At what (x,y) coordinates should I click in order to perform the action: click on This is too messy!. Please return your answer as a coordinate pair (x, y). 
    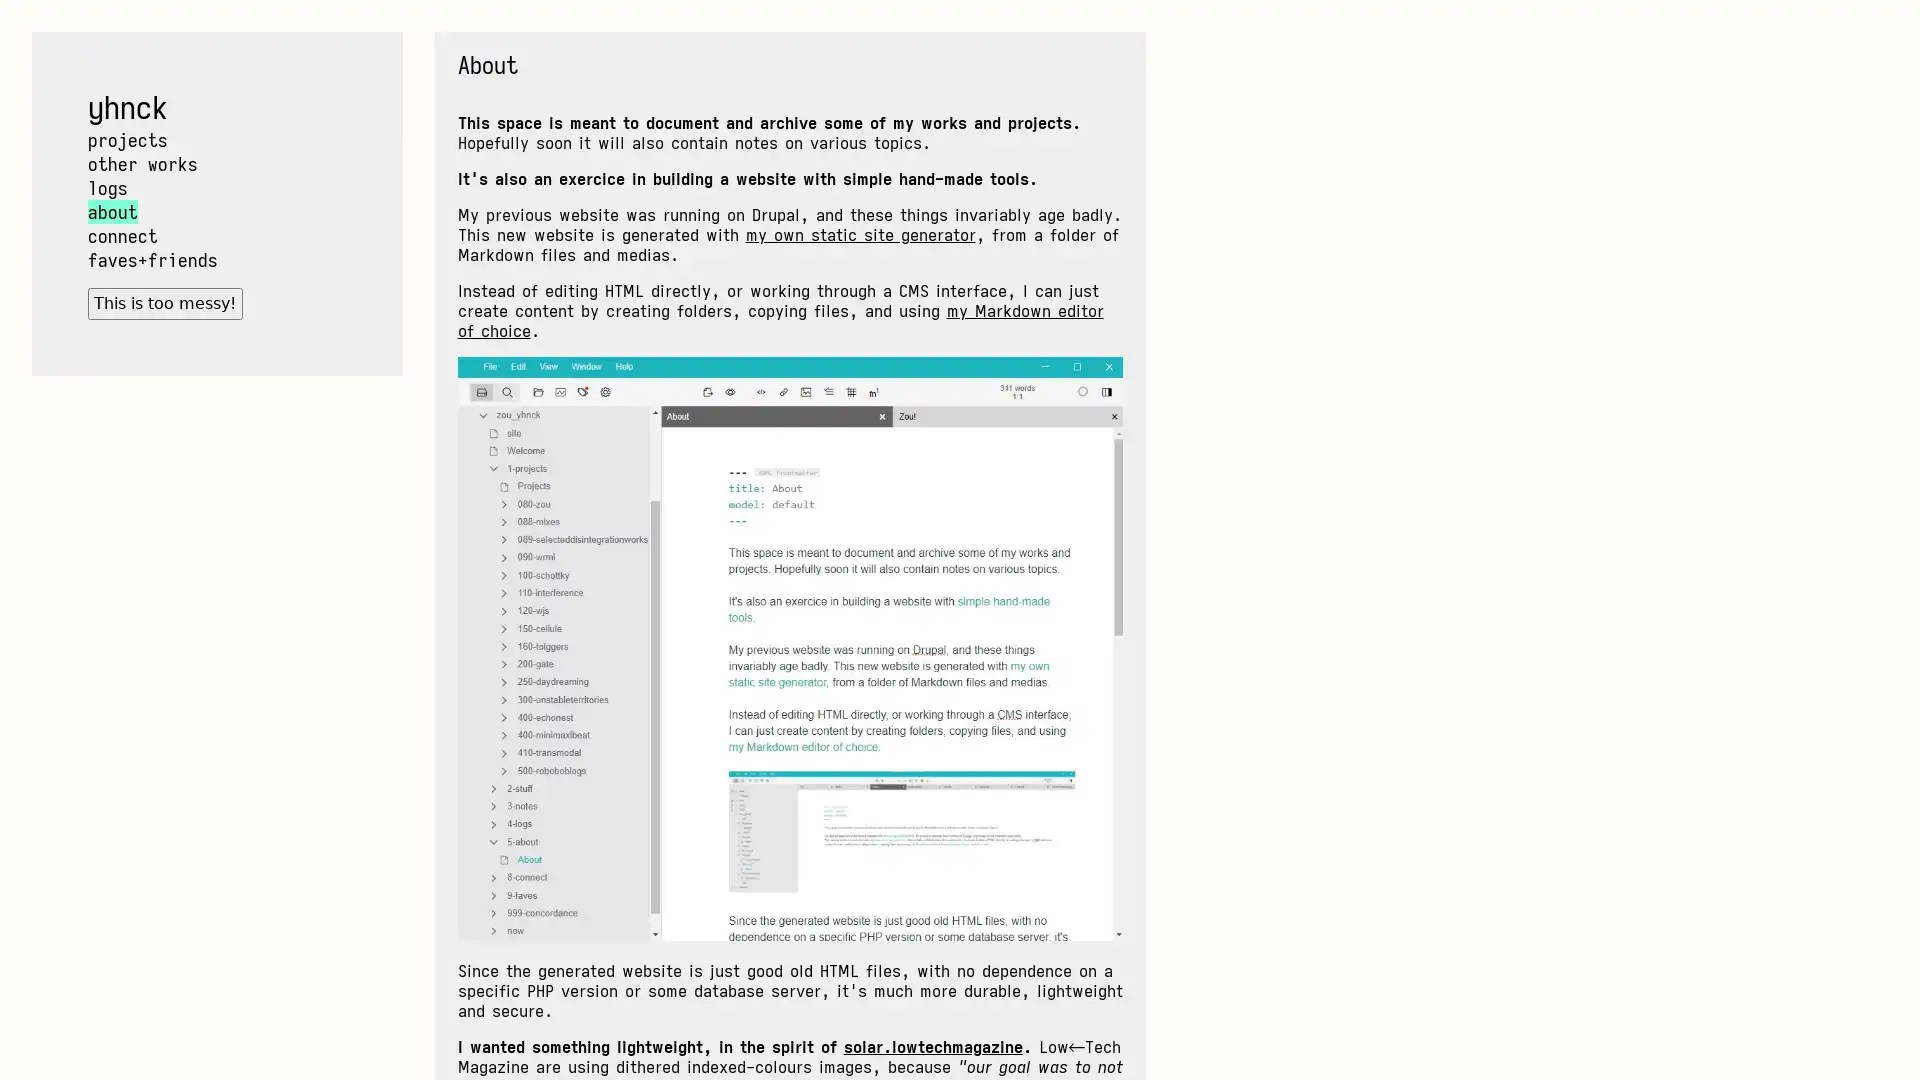
    Looking at the image, I should click on (164, 303).